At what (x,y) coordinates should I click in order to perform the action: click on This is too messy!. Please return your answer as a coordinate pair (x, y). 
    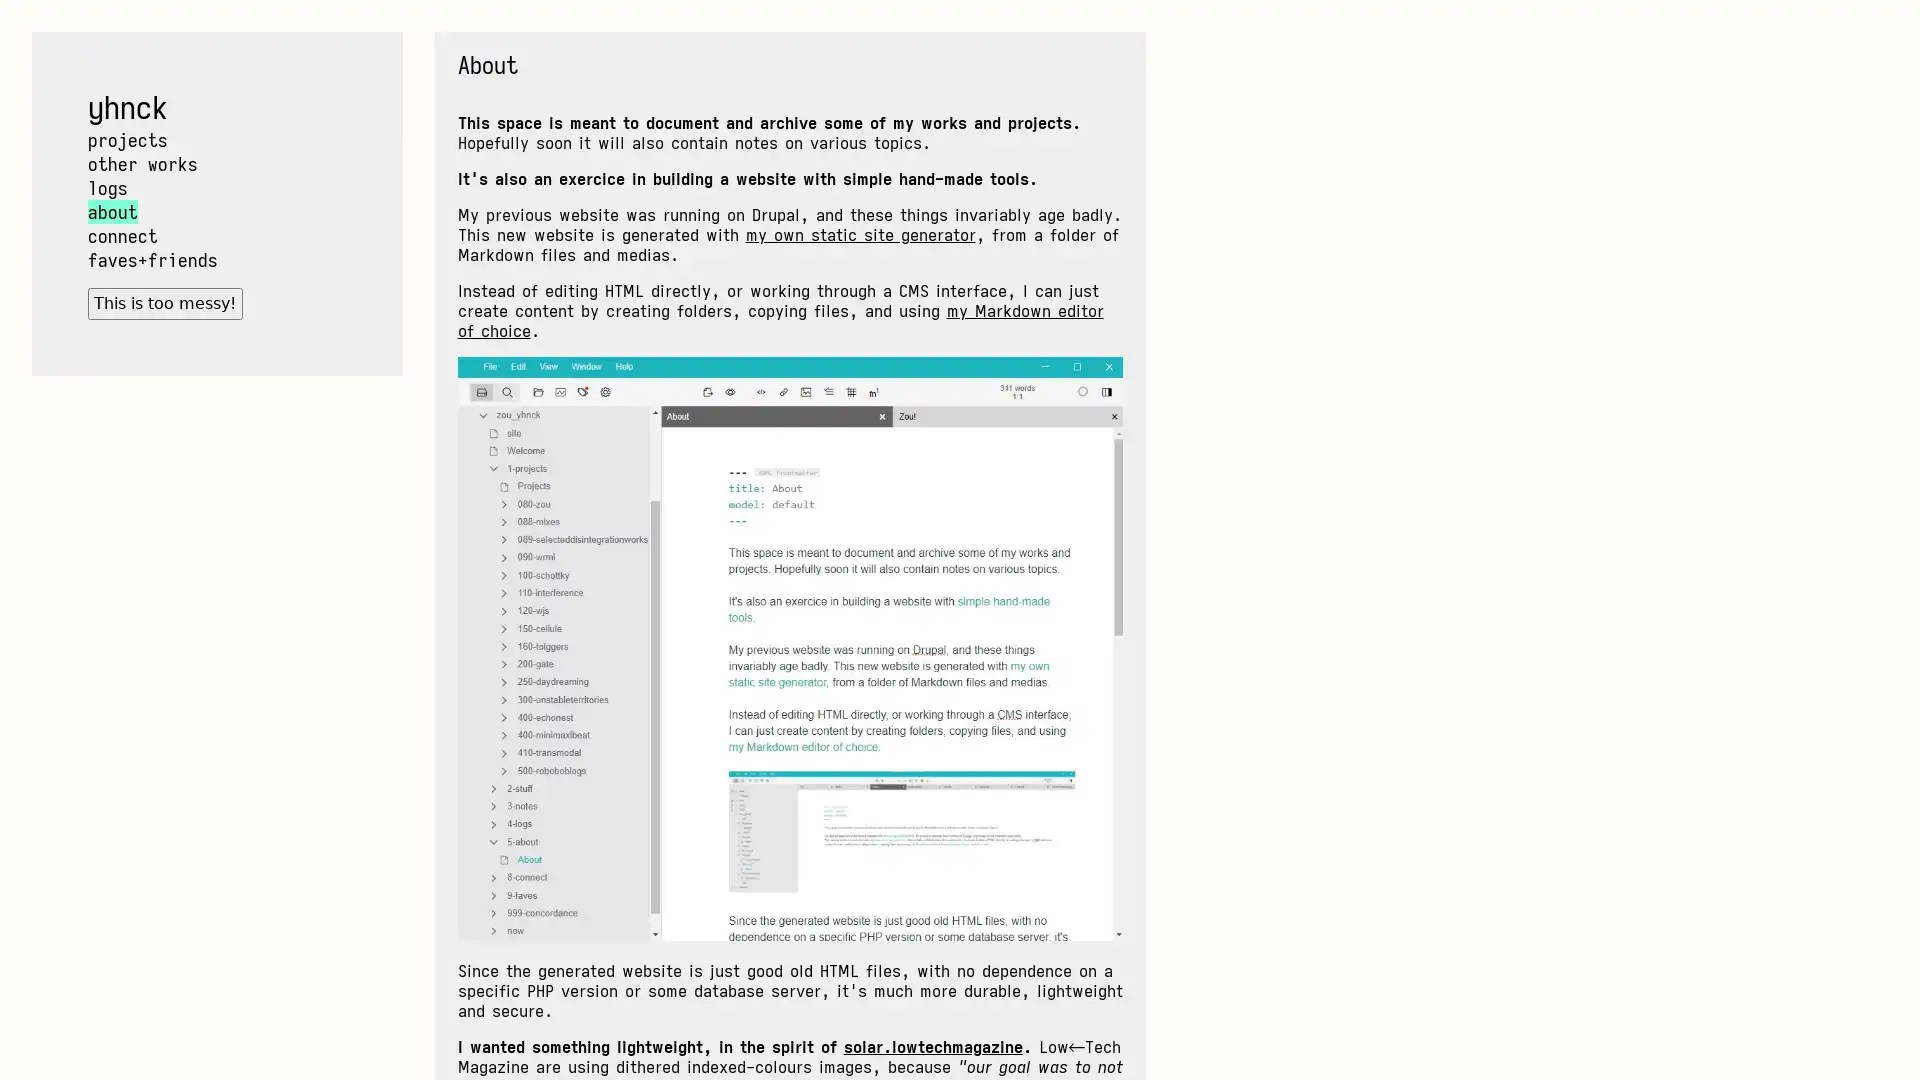
    Looking at the image, I should click on (164, 303).